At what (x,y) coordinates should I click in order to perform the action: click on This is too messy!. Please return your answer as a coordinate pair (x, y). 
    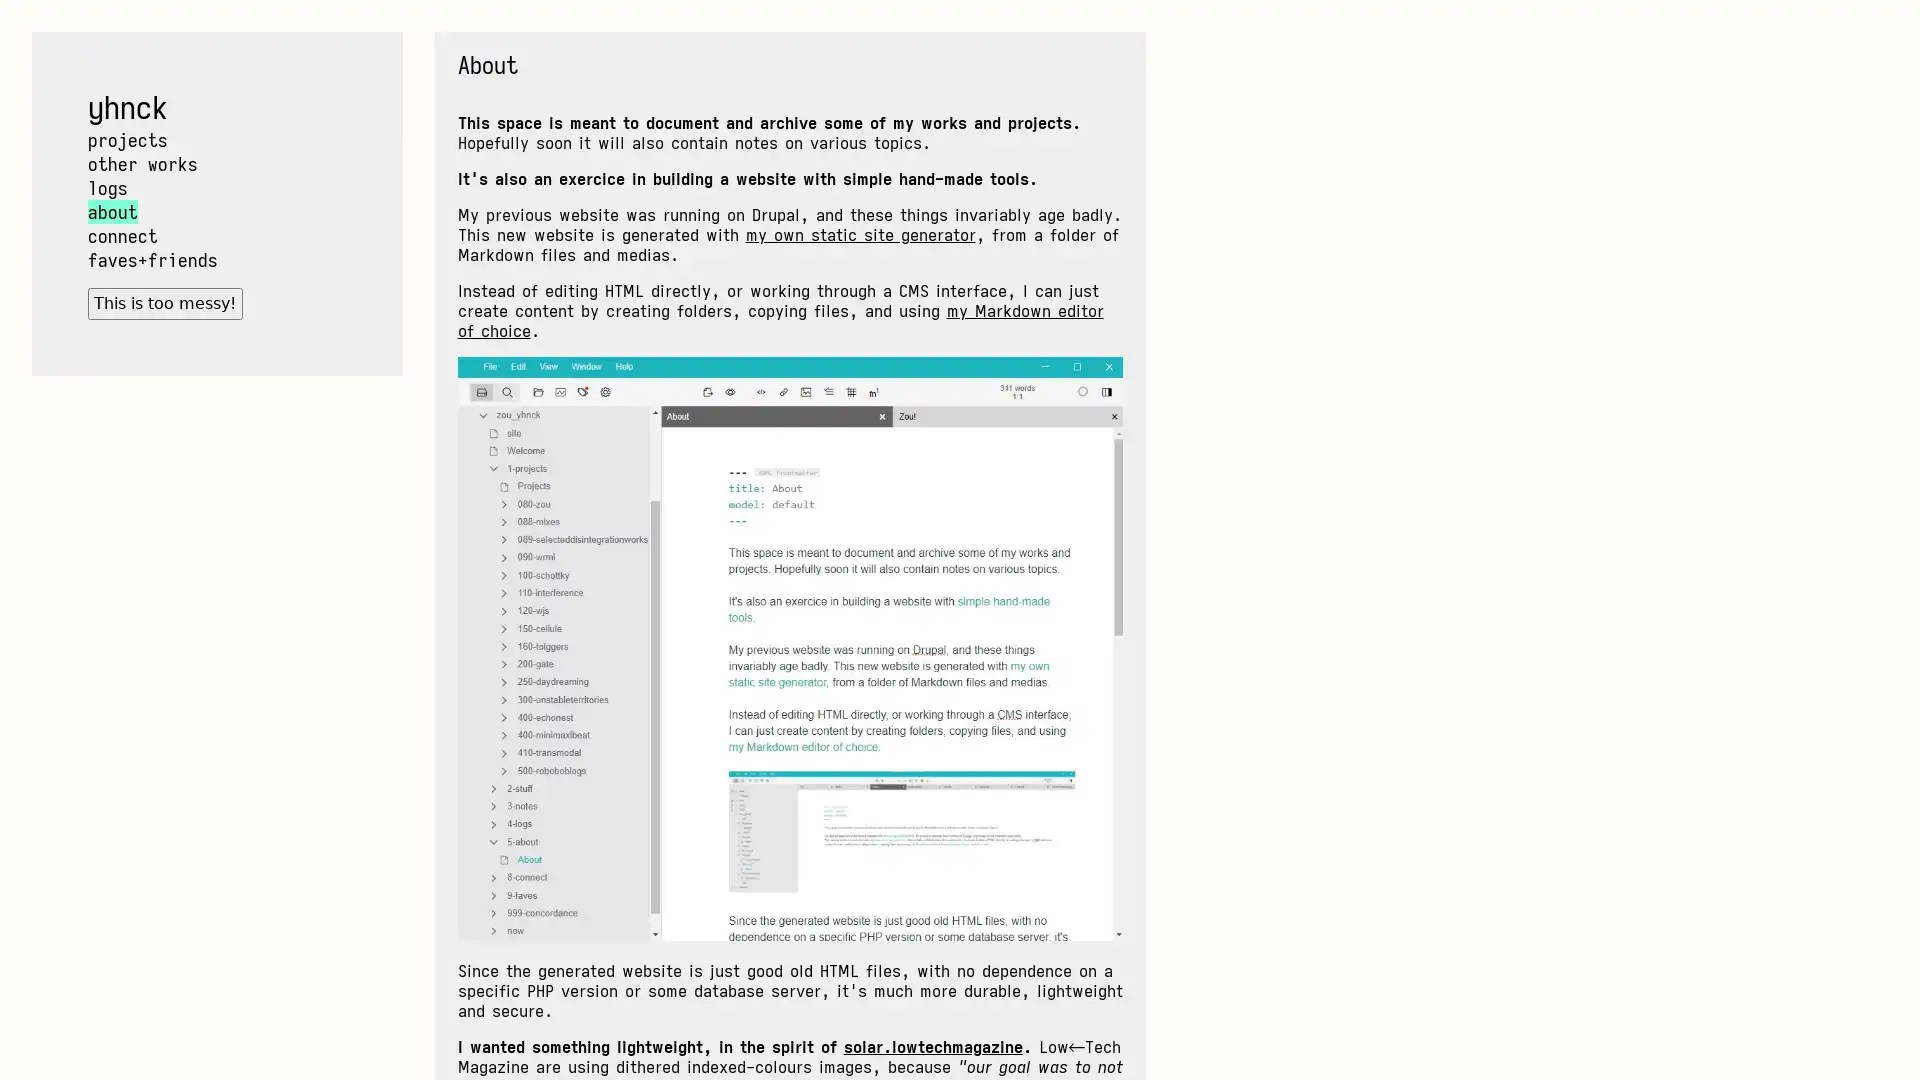
    Looking at the image, I should click on (164, 303).